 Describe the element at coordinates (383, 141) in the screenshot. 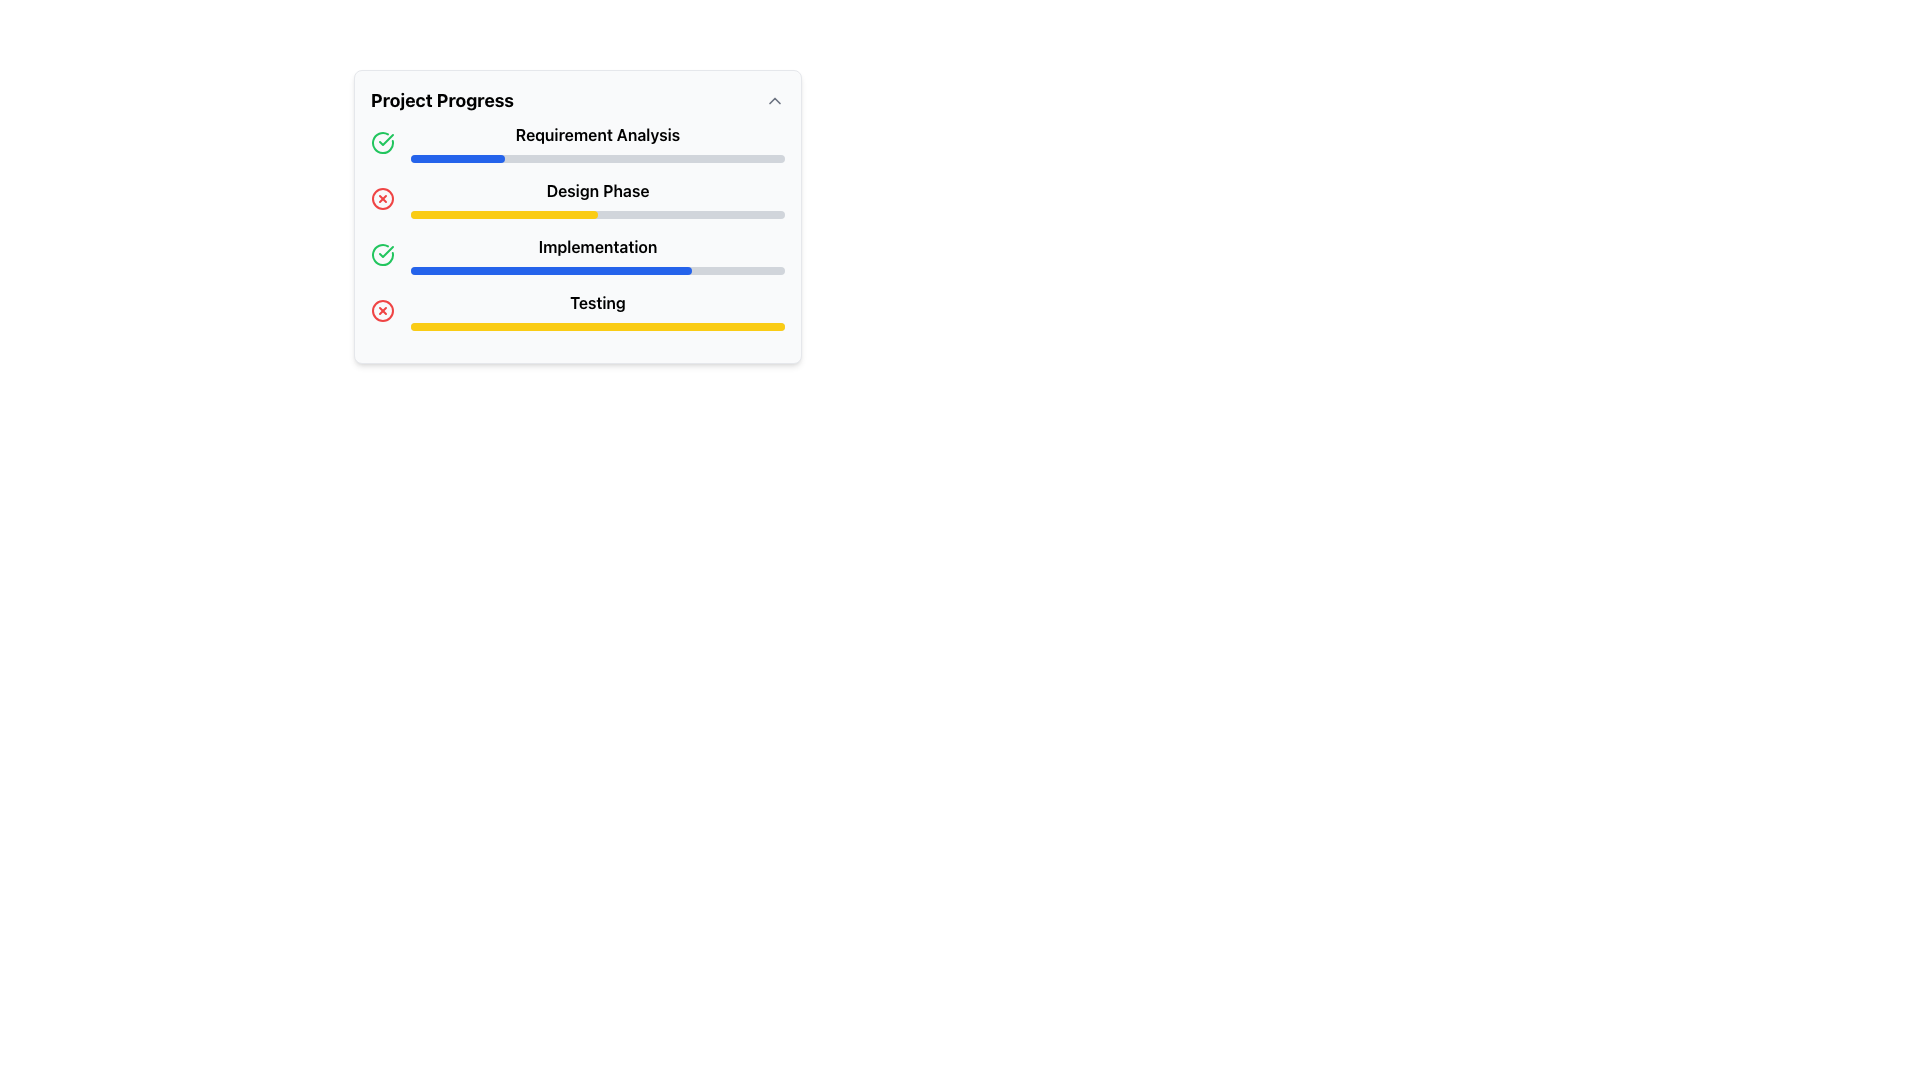

I see `the arc segment of the circular graphical component that is part of the checkmark icon within the green circle` at that location.